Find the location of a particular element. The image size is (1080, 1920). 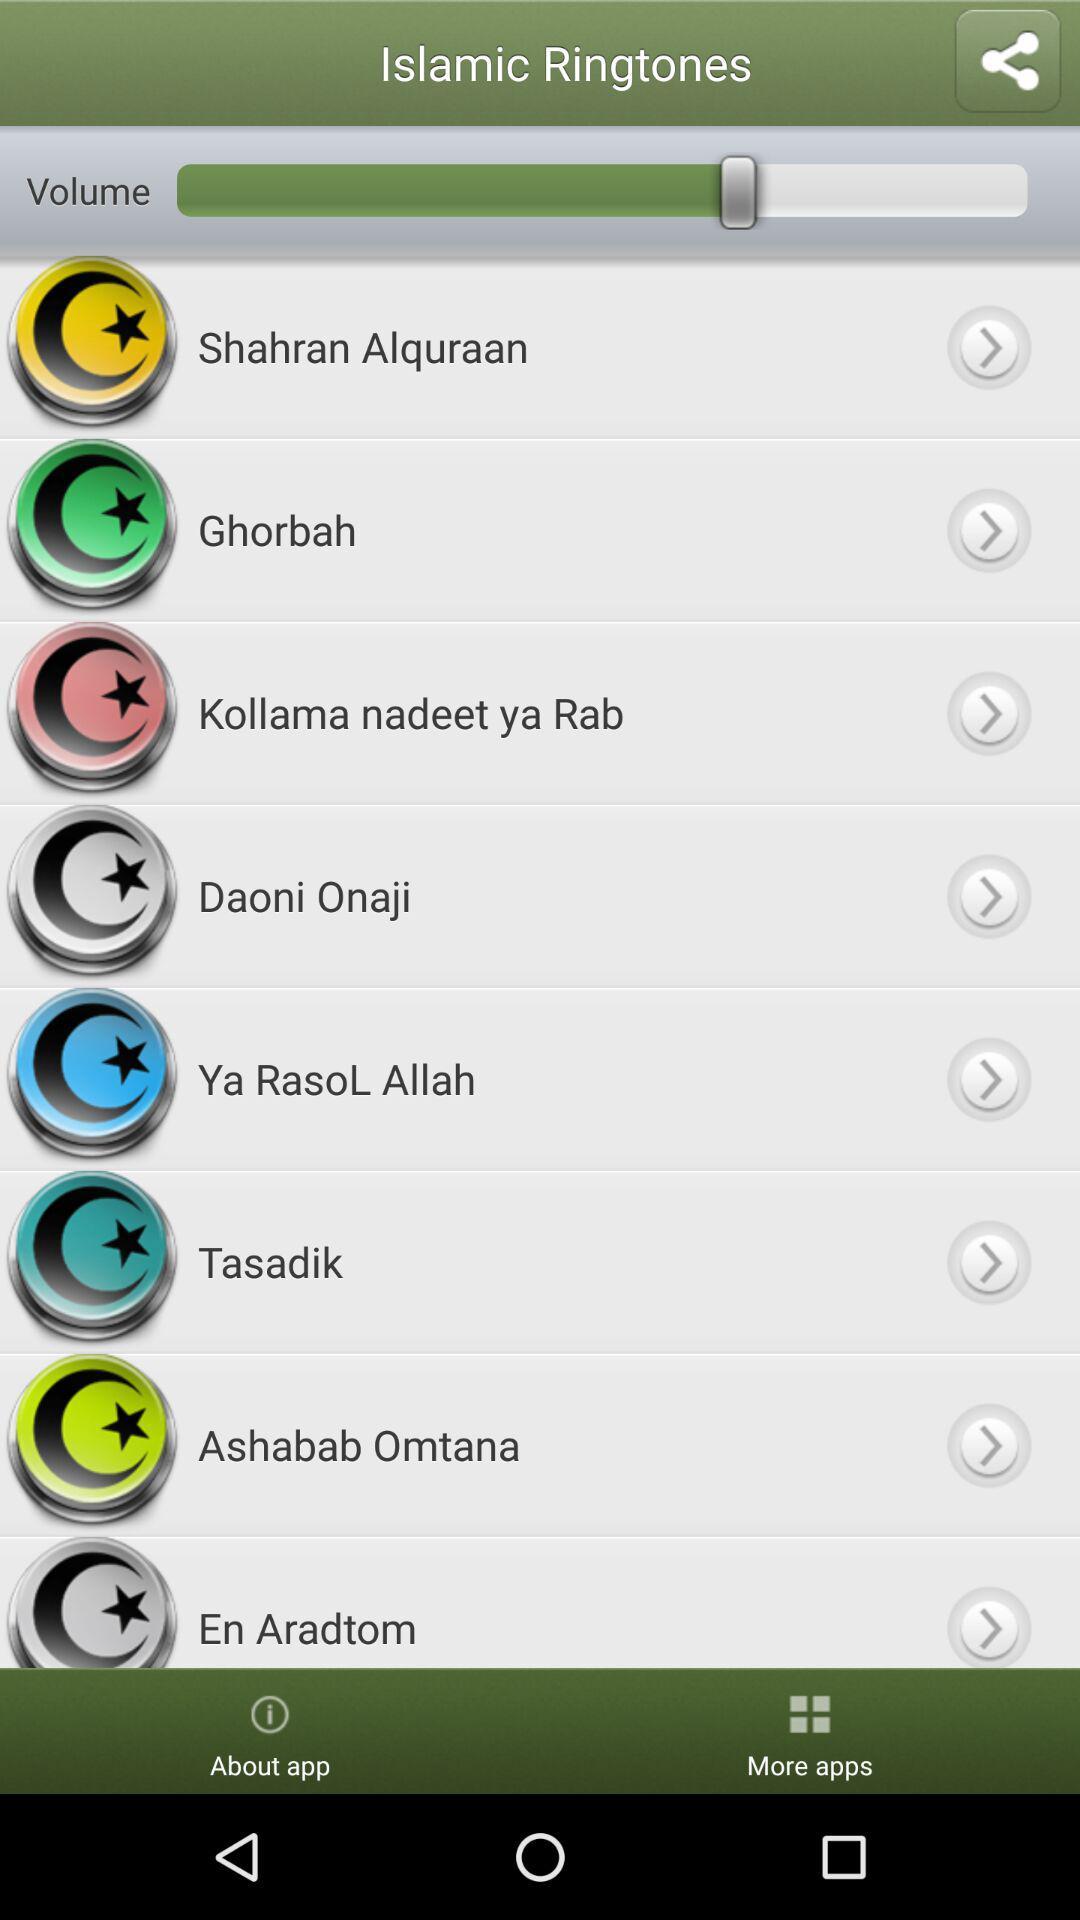

next option is located at coordinates (987, 1077).